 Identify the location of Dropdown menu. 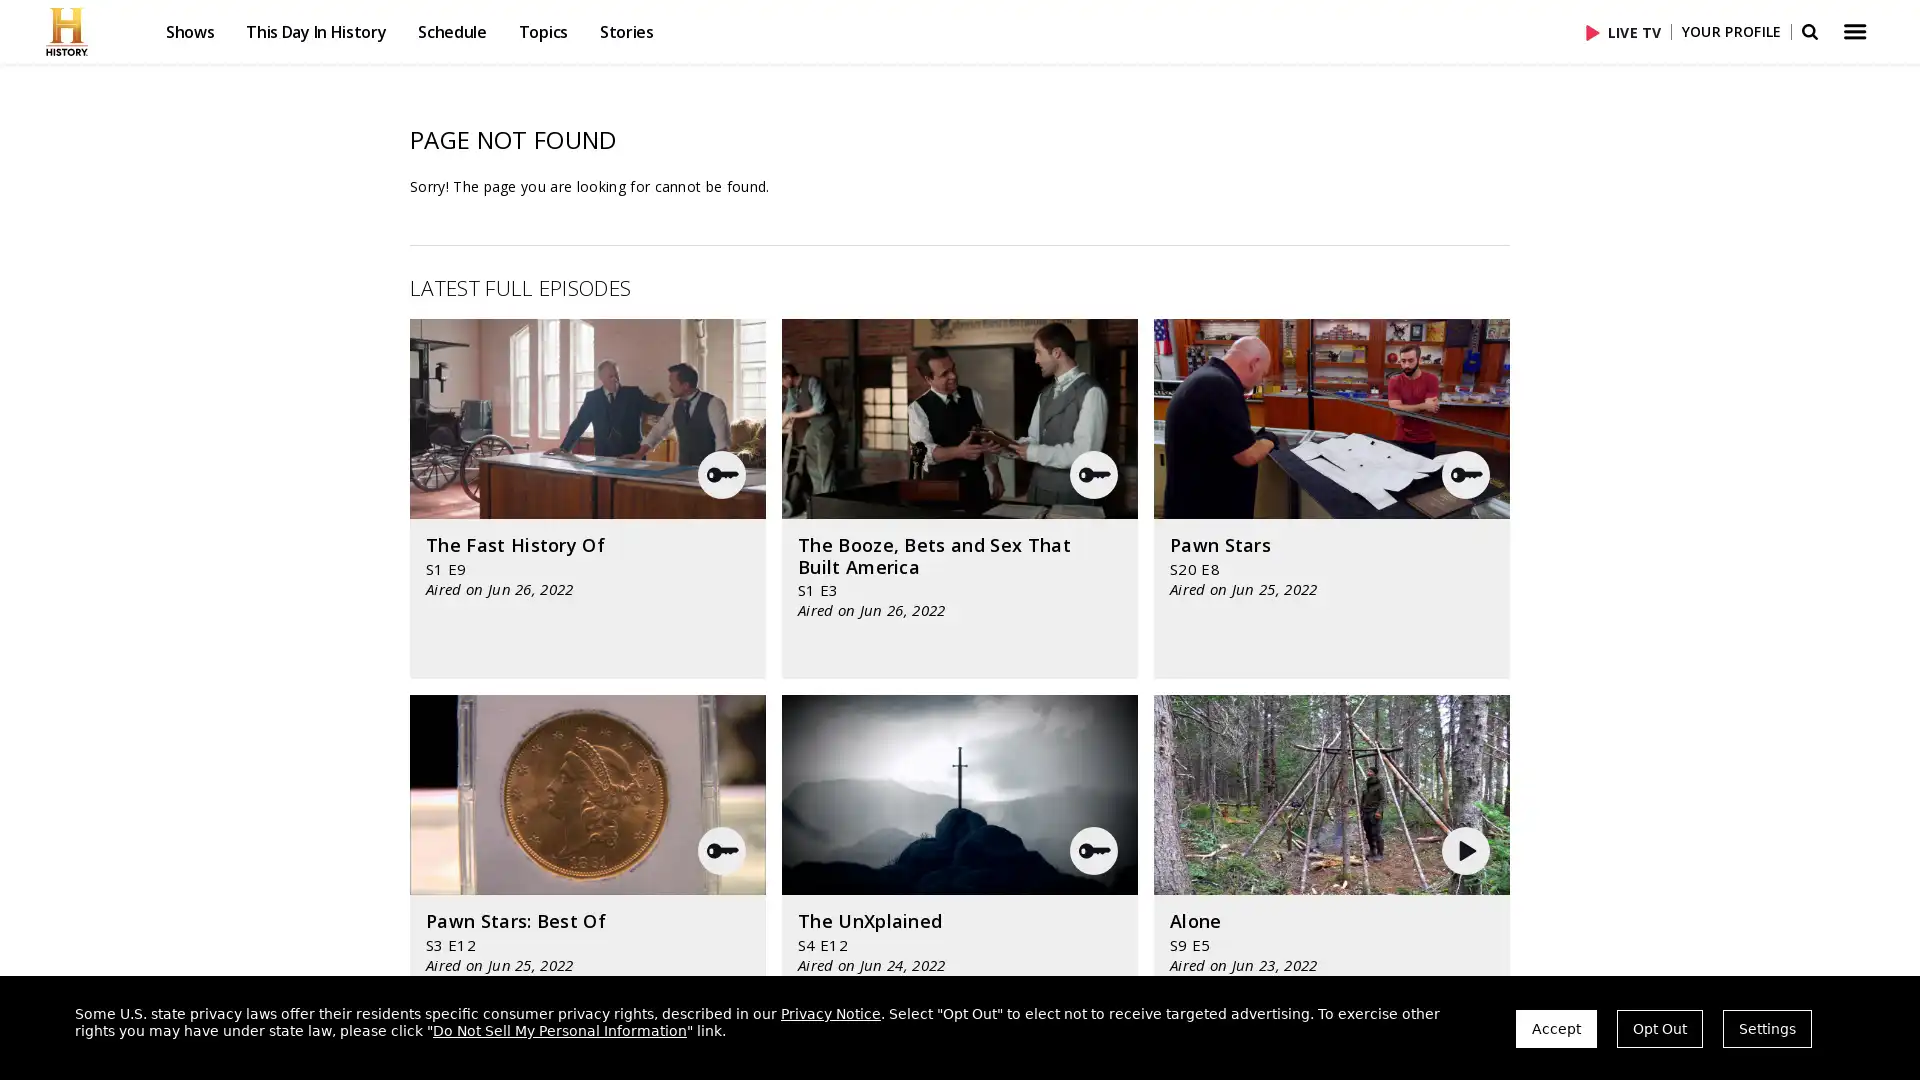
(1852, 31).